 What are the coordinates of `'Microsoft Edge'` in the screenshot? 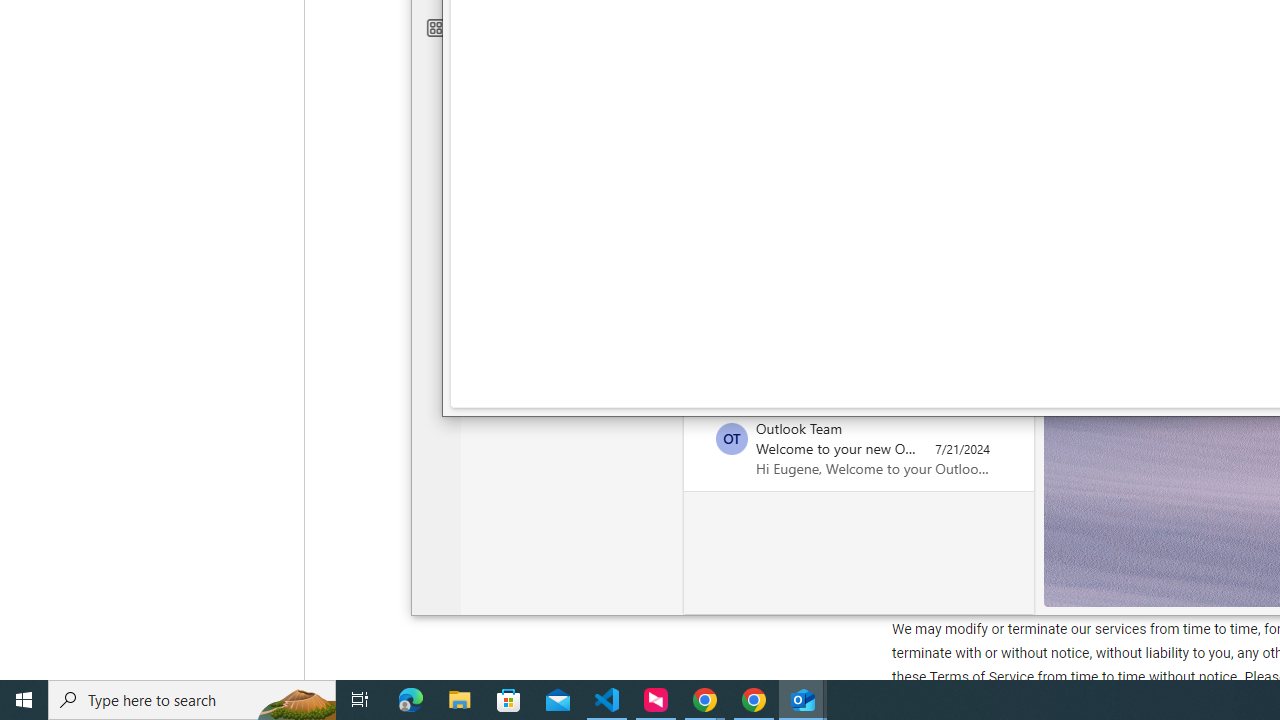 It's located at (410, 698).